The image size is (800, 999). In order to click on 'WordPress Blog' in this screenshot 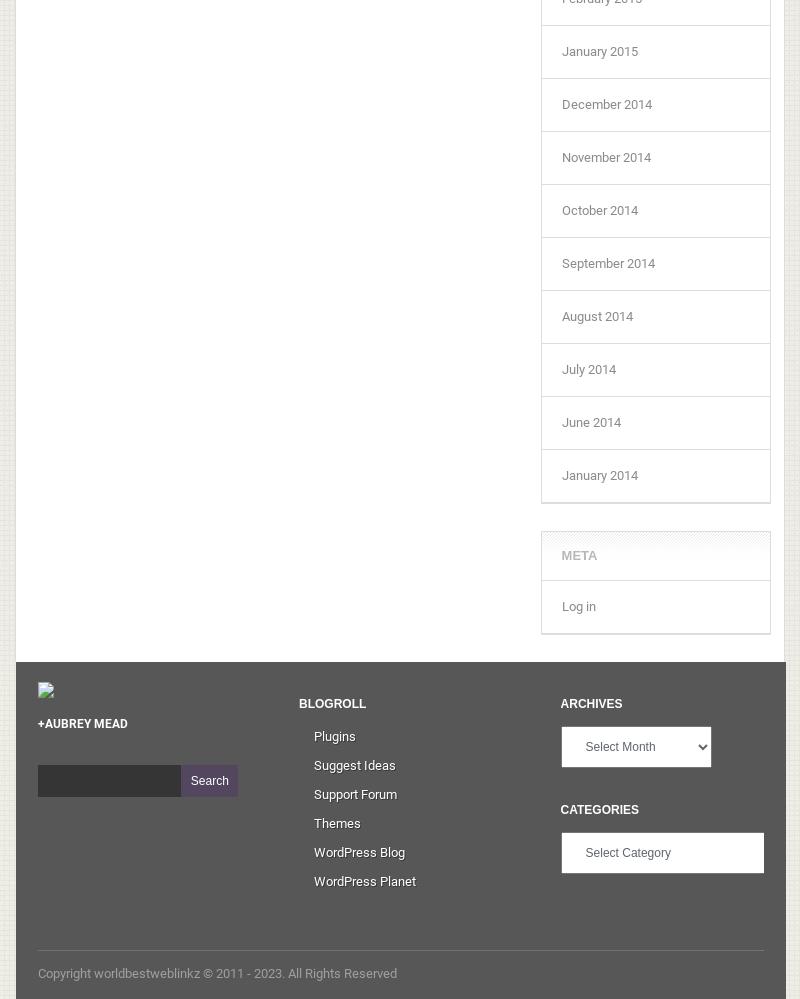, I will do `click(359, 850)`.